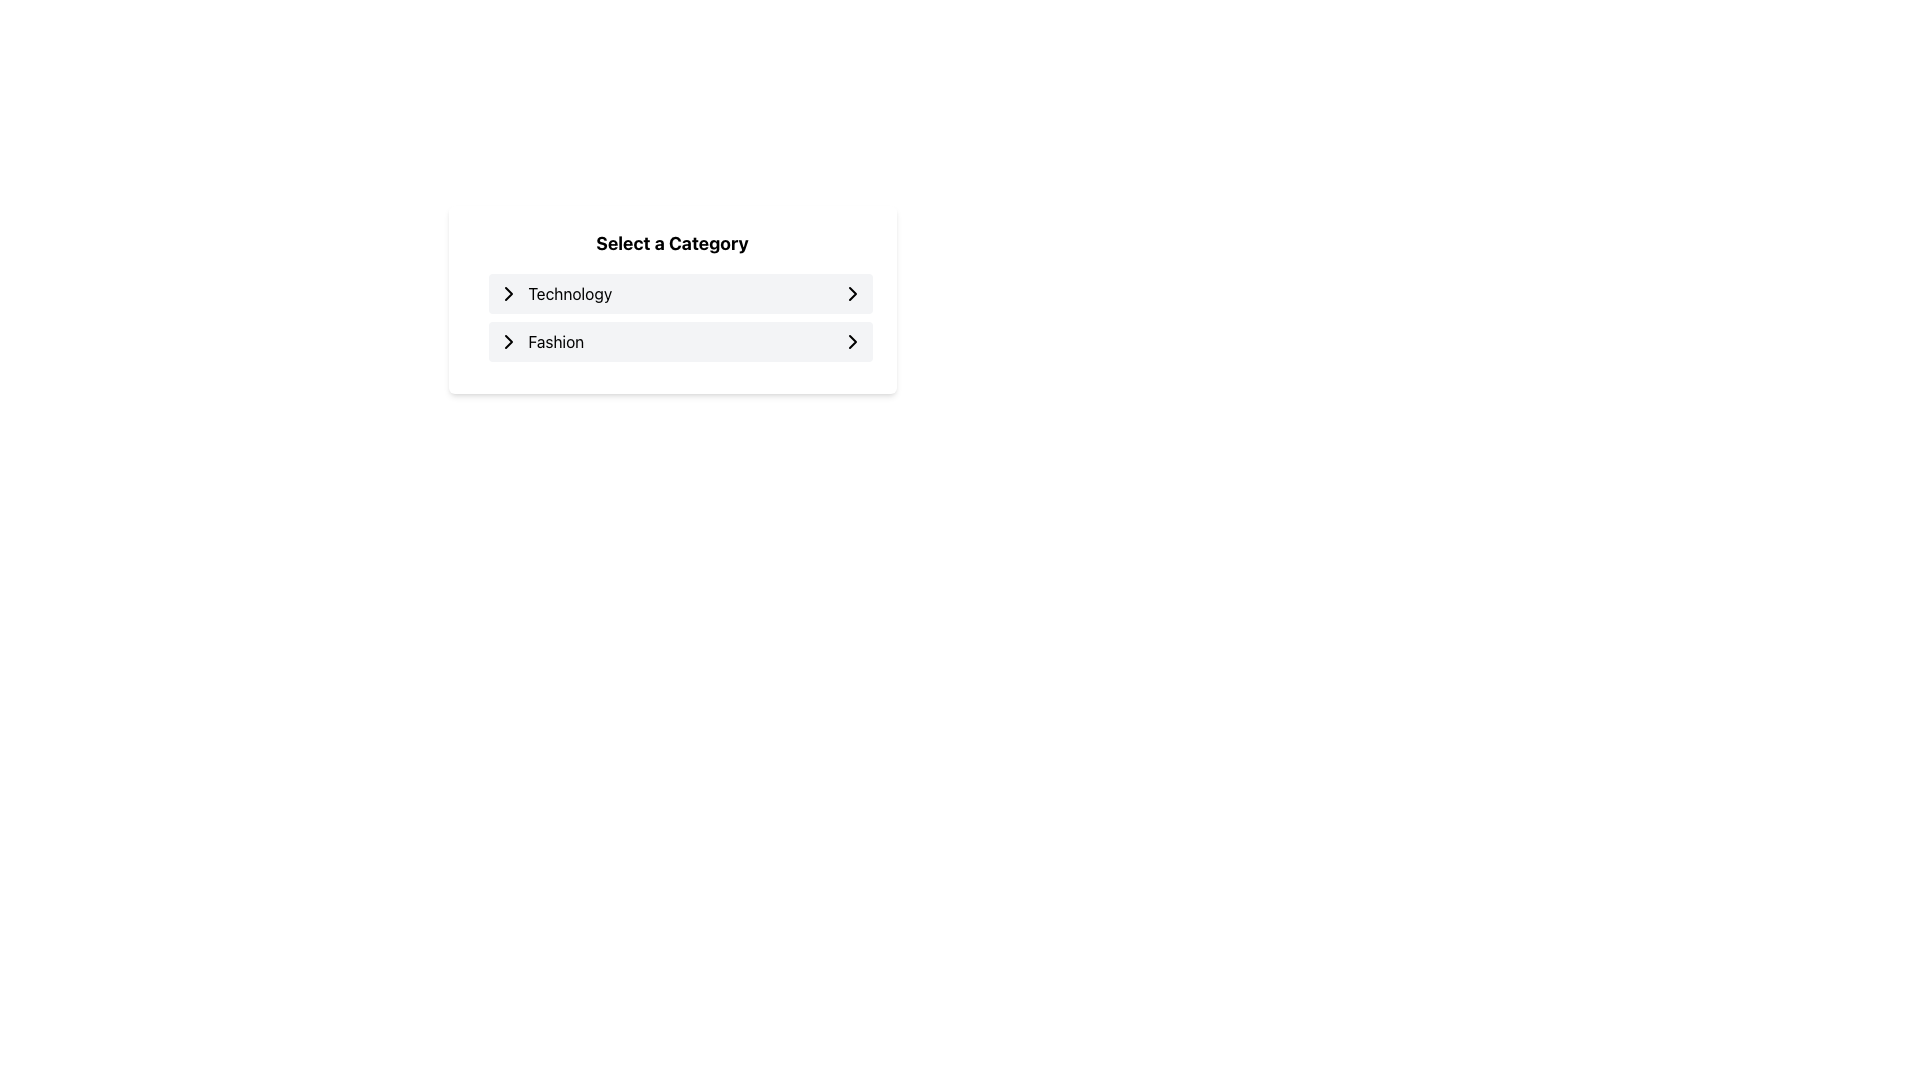 The image size is (1920, 1080). I want to click on the 'Fashion' text label, which is the second option in the vertical list under 'Select a Category', following the 'Technology' option, so click(540, 341).